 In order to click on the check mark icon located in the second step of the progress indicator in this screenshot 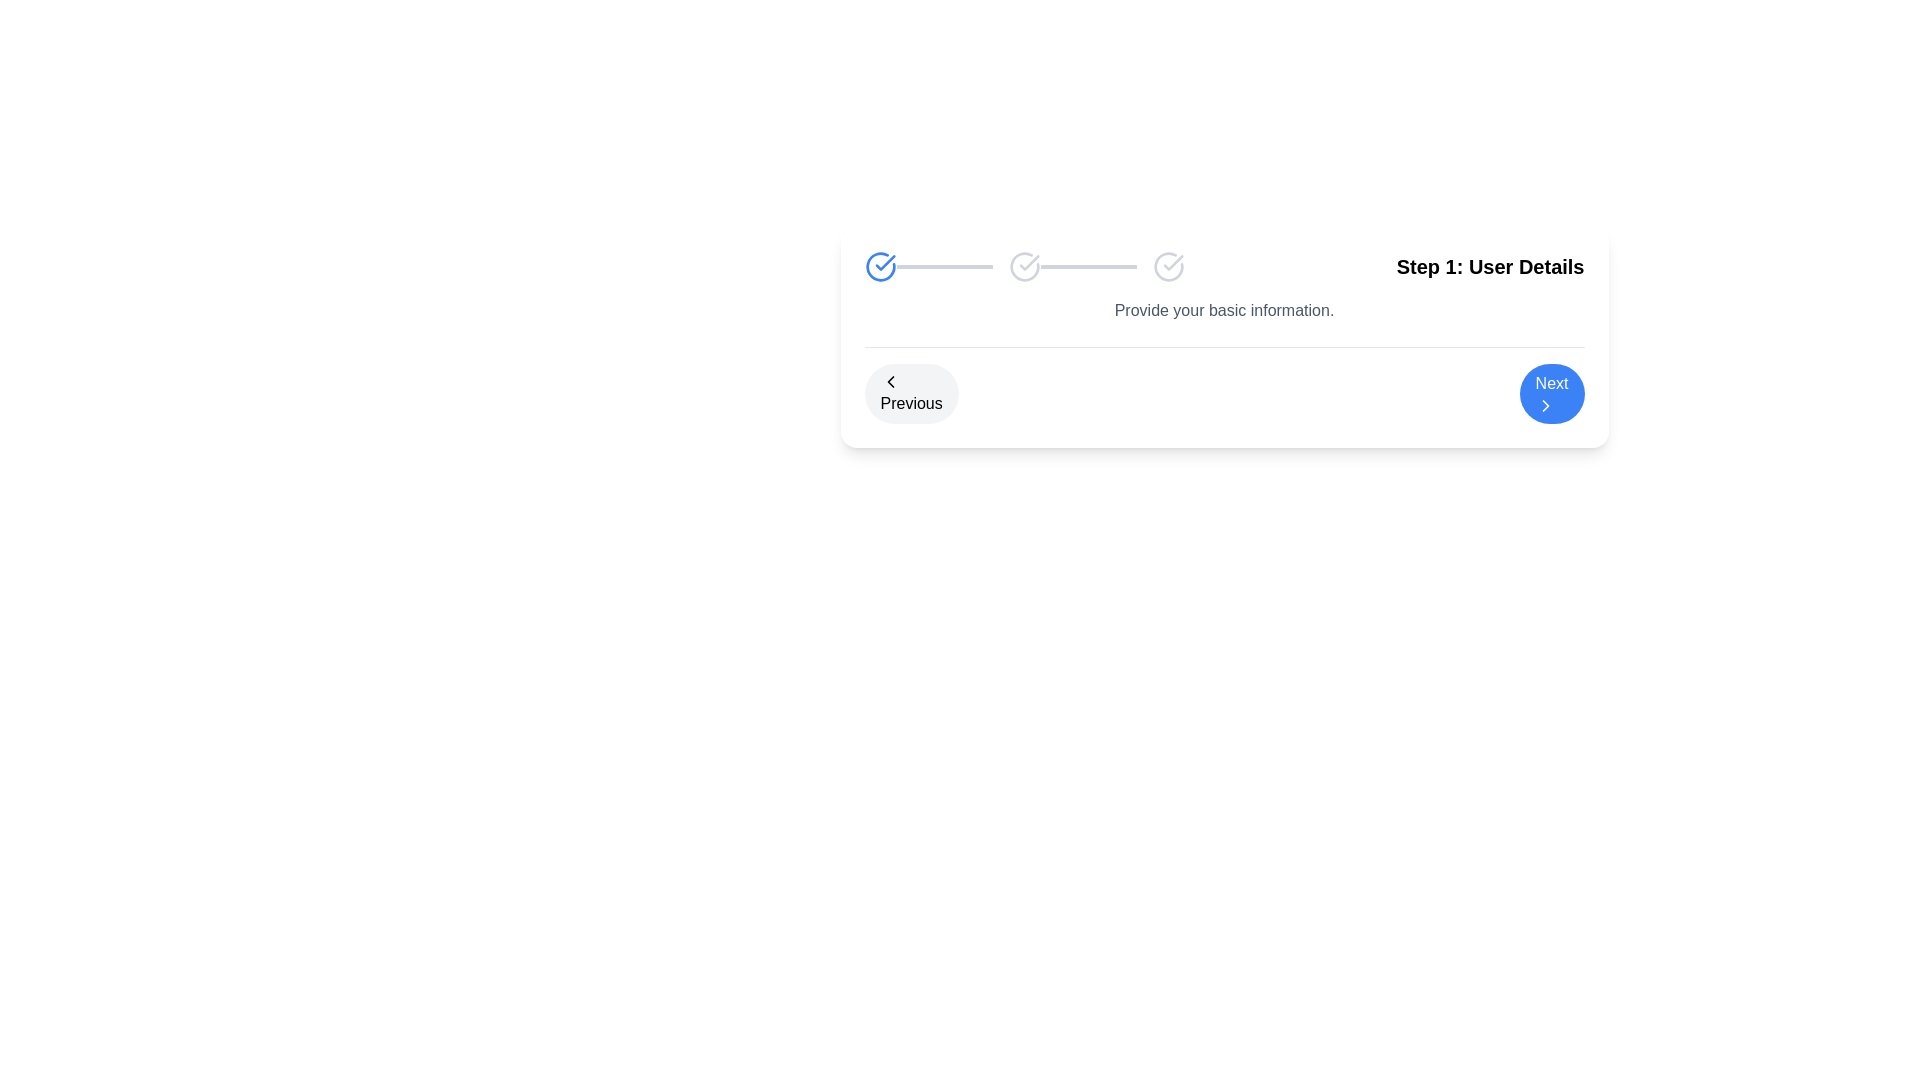, I will do `click(1029, 261)`.